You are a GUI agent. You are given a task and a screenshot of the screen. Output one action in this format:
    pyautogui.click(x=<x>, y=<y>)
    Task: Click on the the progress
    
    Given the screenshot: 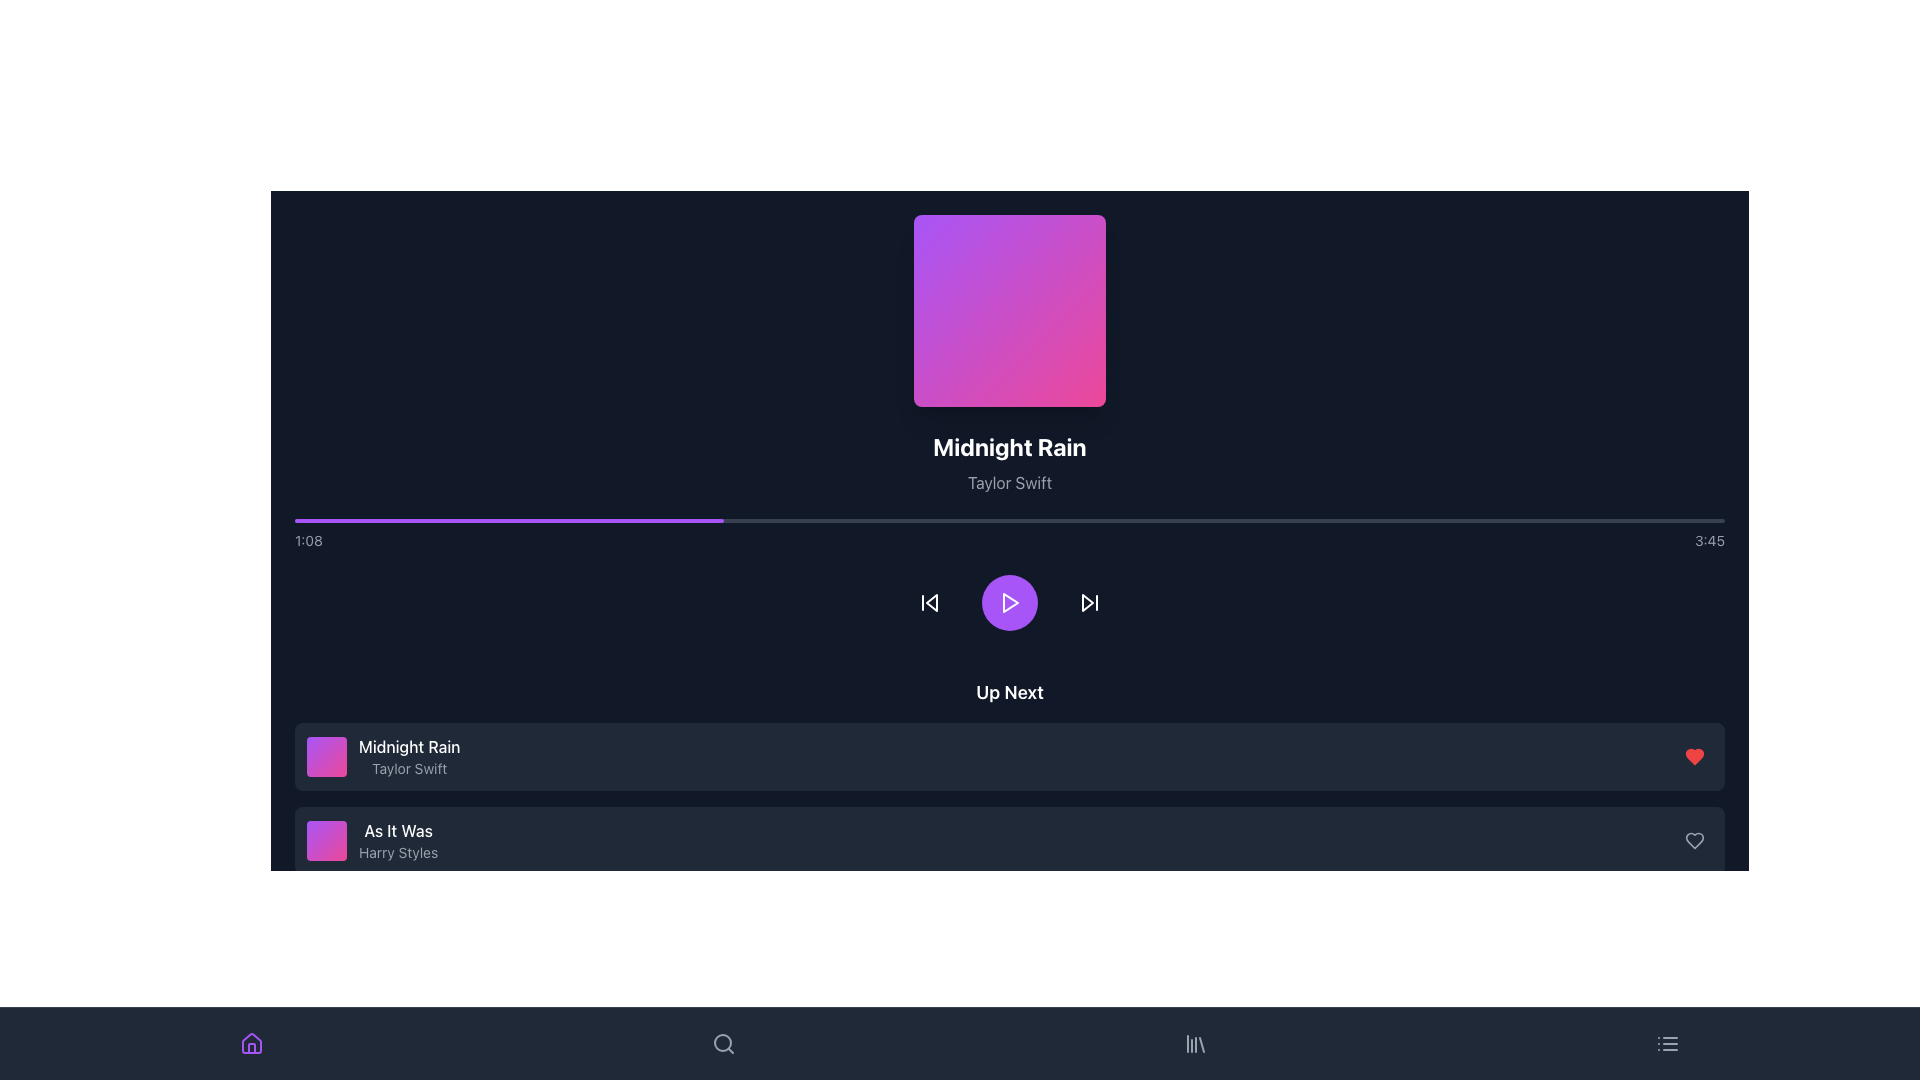 What is the action you would take?
    pyautogui.click(x=608, y=519)
    